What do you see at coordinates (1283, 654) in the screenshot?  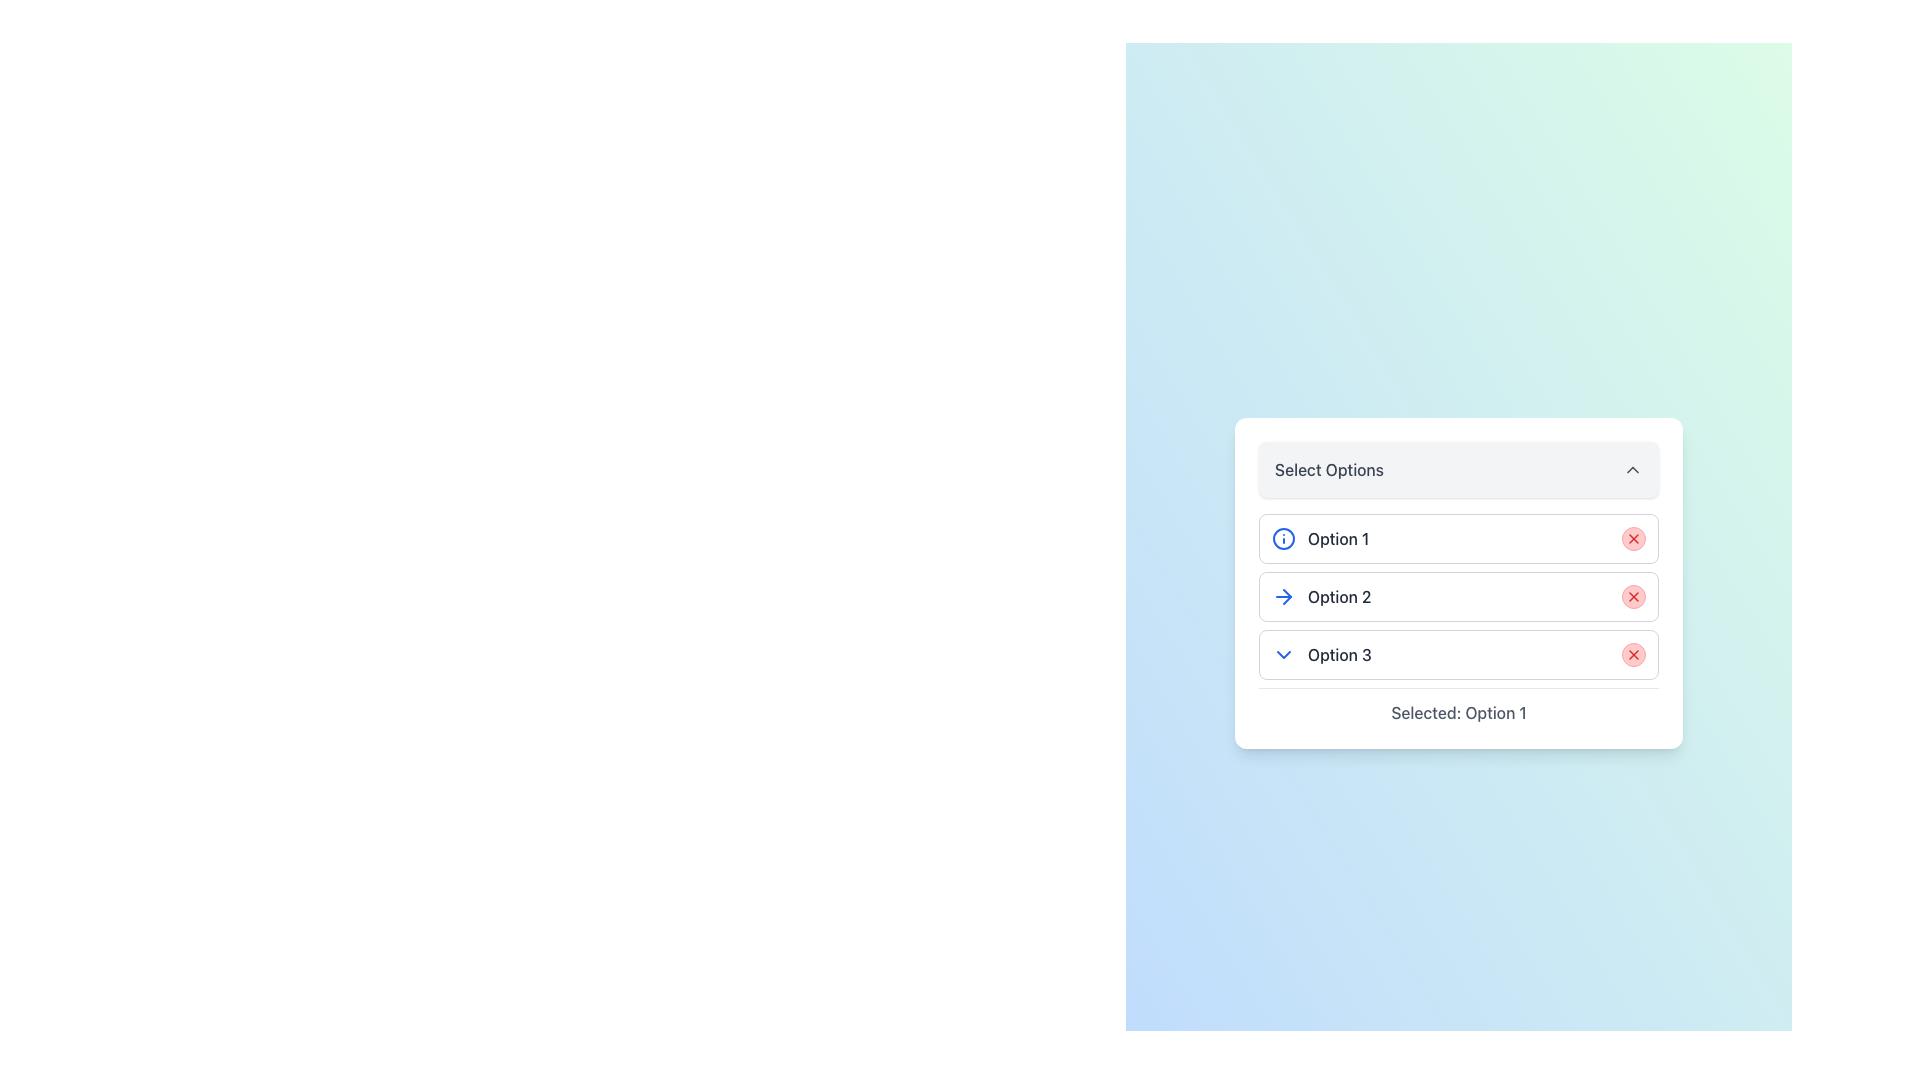 I see `the blue downward-pointing chevron icon next to the text label 'Option 3'` at bounding box center [1283, 654].